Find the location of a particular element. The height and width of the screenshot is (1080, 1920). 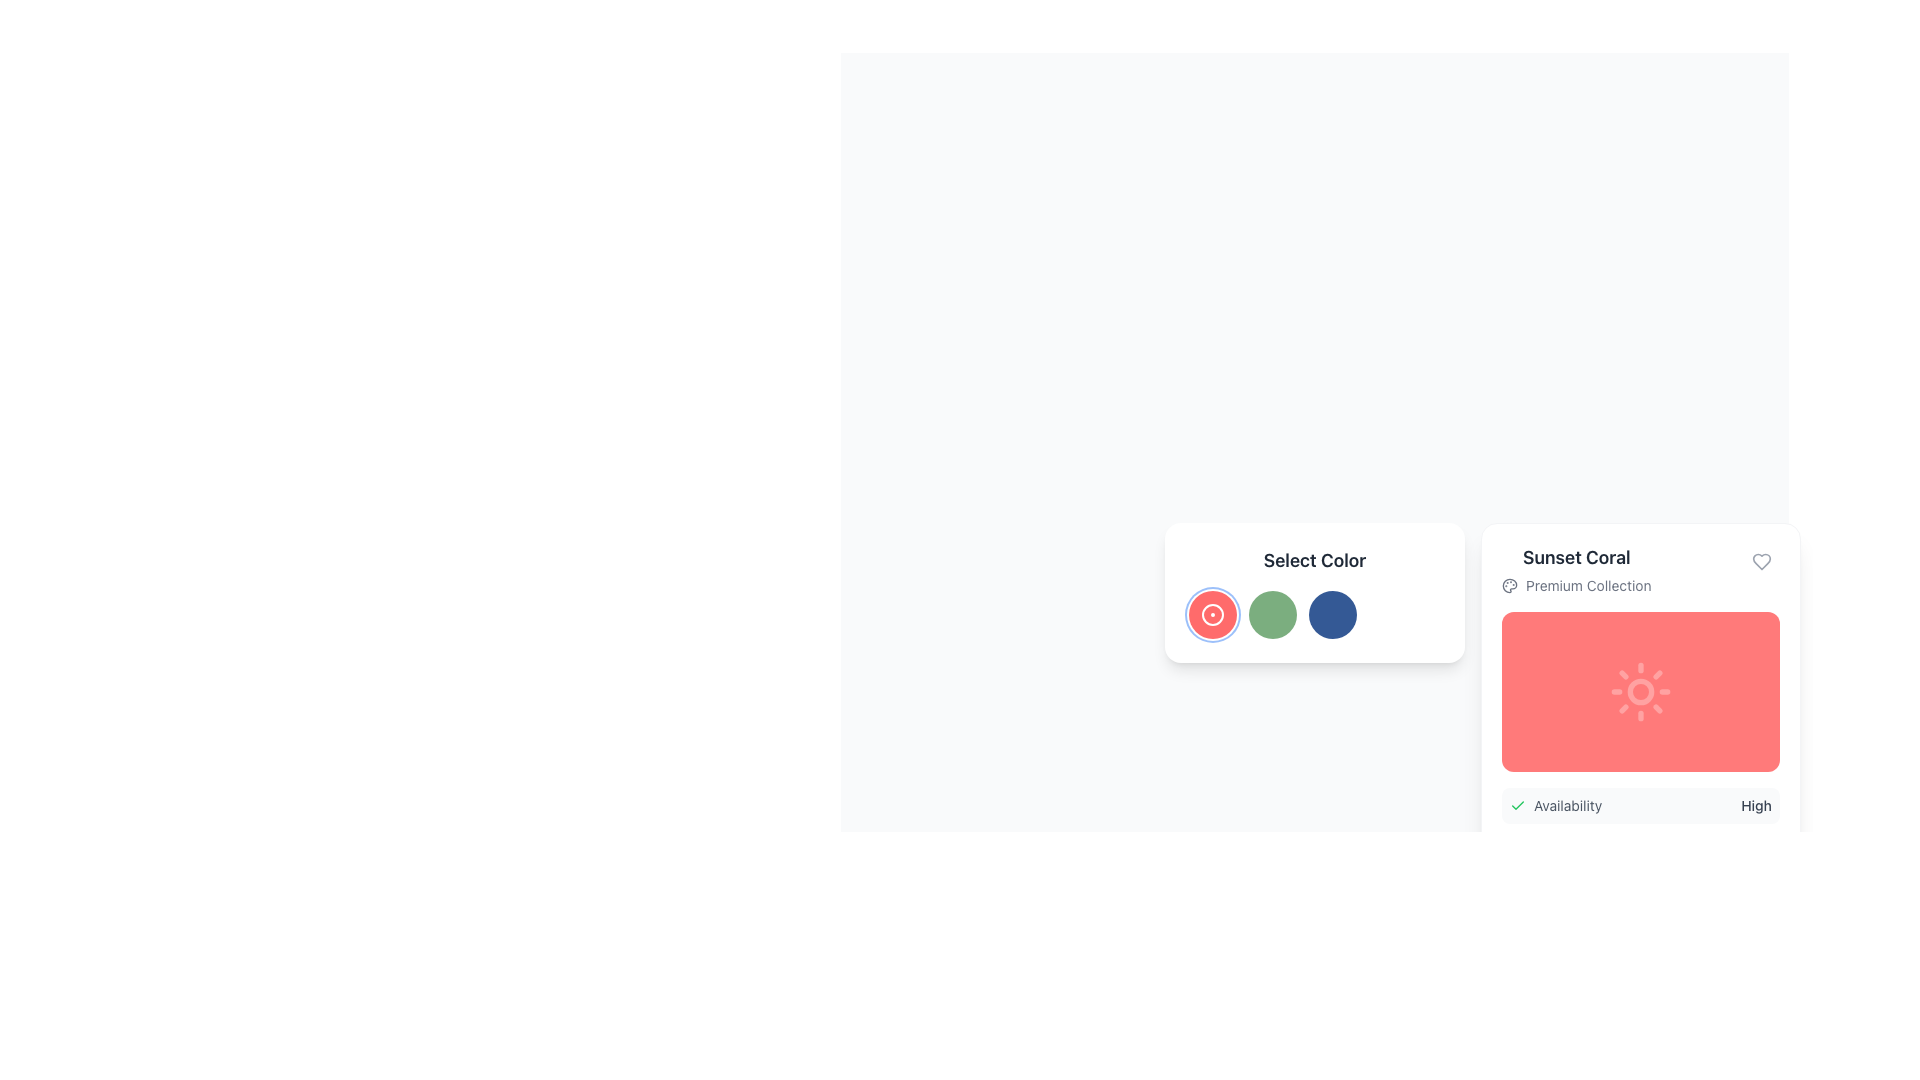

the green checkmark icon that is located within the bottom section of the card component, positioned to the left of the 'Availability' text is located at coordinates (1517, 805).